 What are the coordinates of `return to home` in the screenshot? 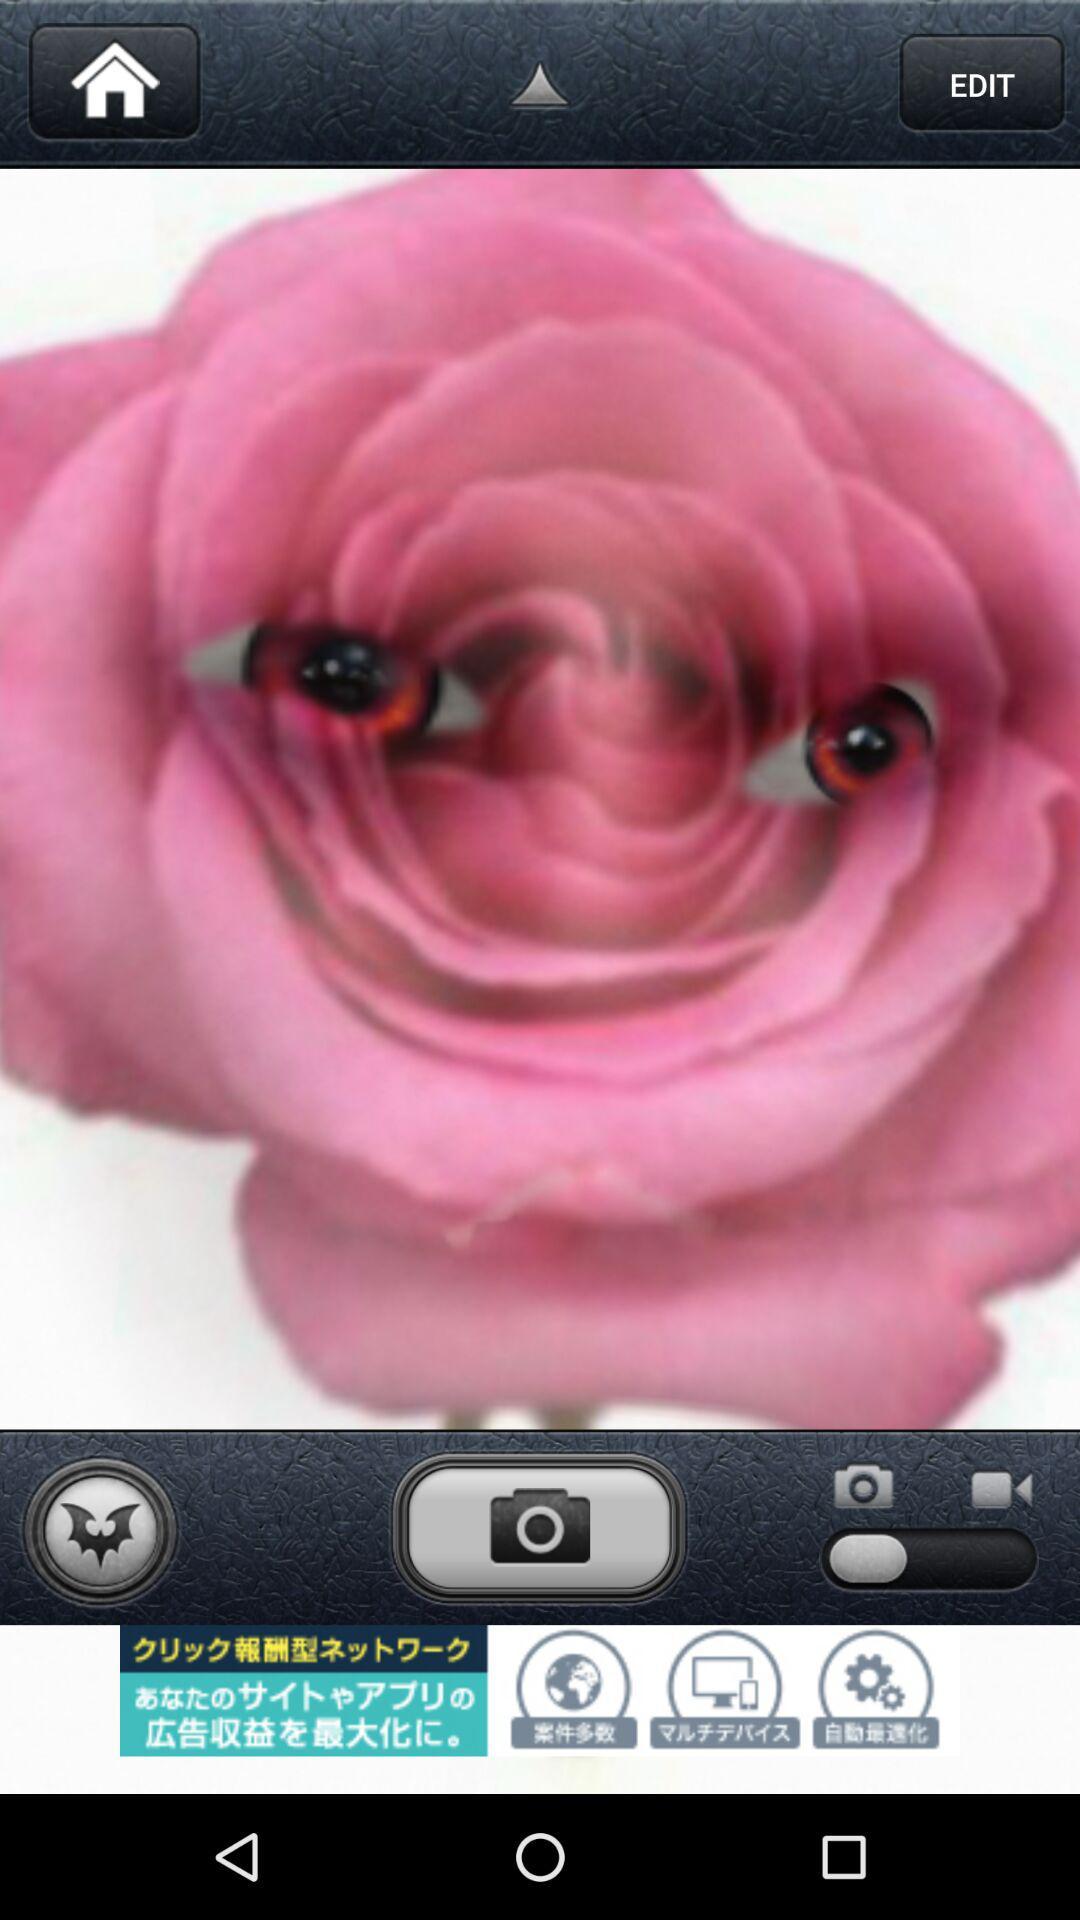 It's located at (114, 83).